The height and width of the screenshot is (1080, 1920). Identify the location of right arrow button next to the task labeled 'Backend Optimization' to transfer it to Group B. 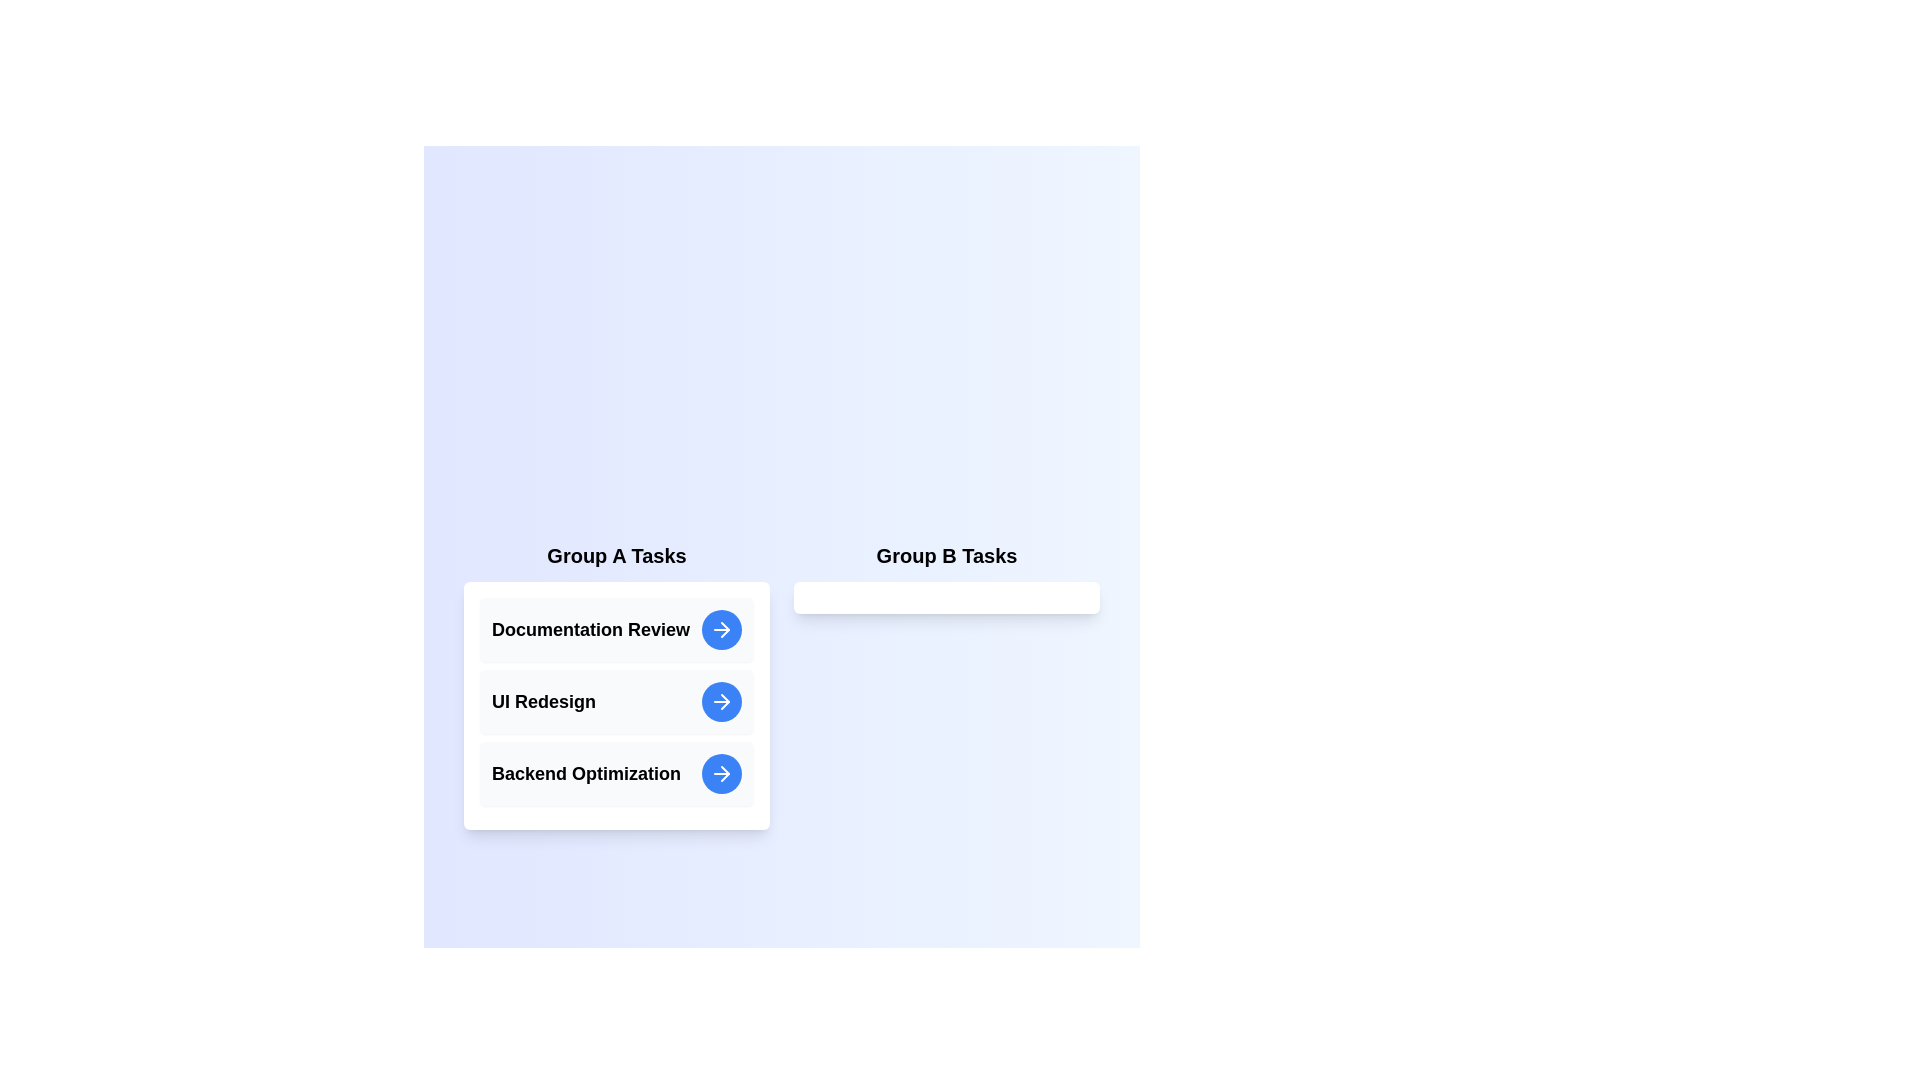
(720, 773).